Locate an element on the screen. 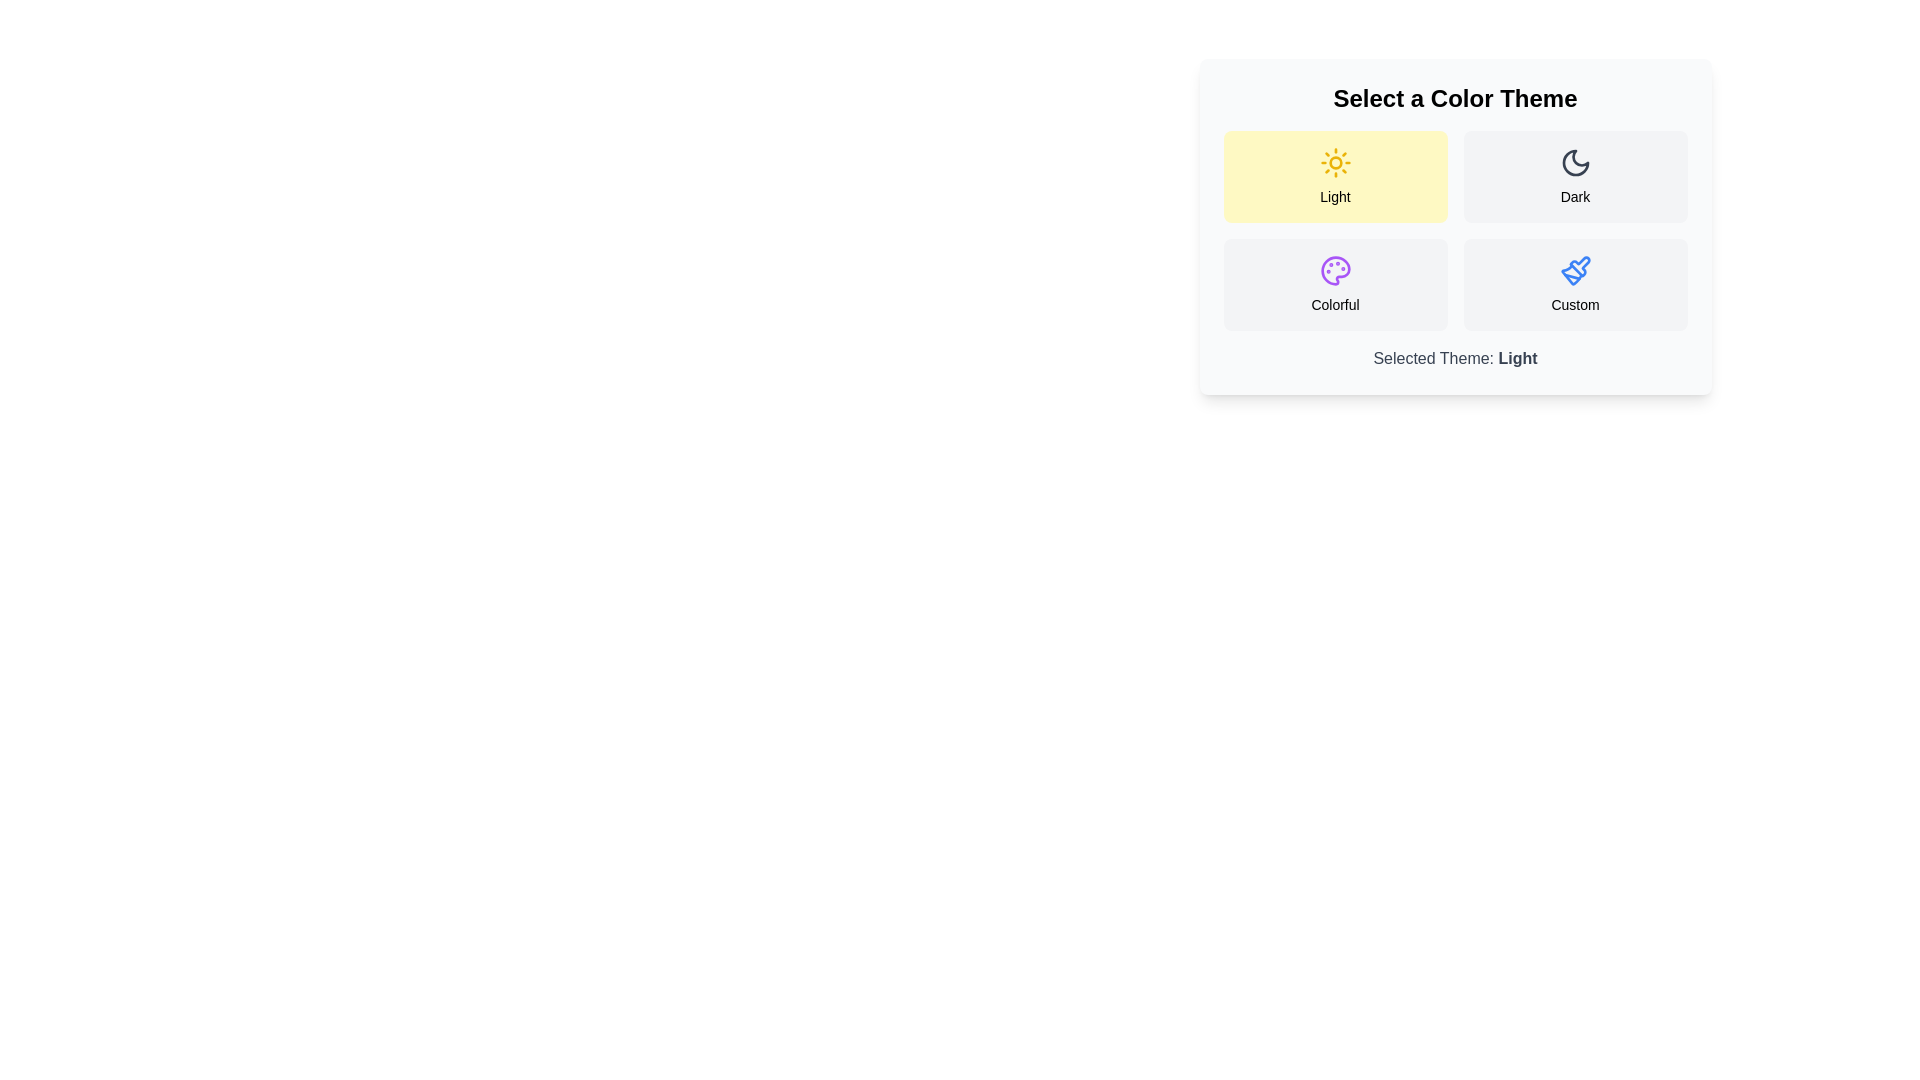 This screenshot has width=1920, height=1080. the theme button labeled 'Dark' to observe its hover effect is located at coordinates (1574, 176).